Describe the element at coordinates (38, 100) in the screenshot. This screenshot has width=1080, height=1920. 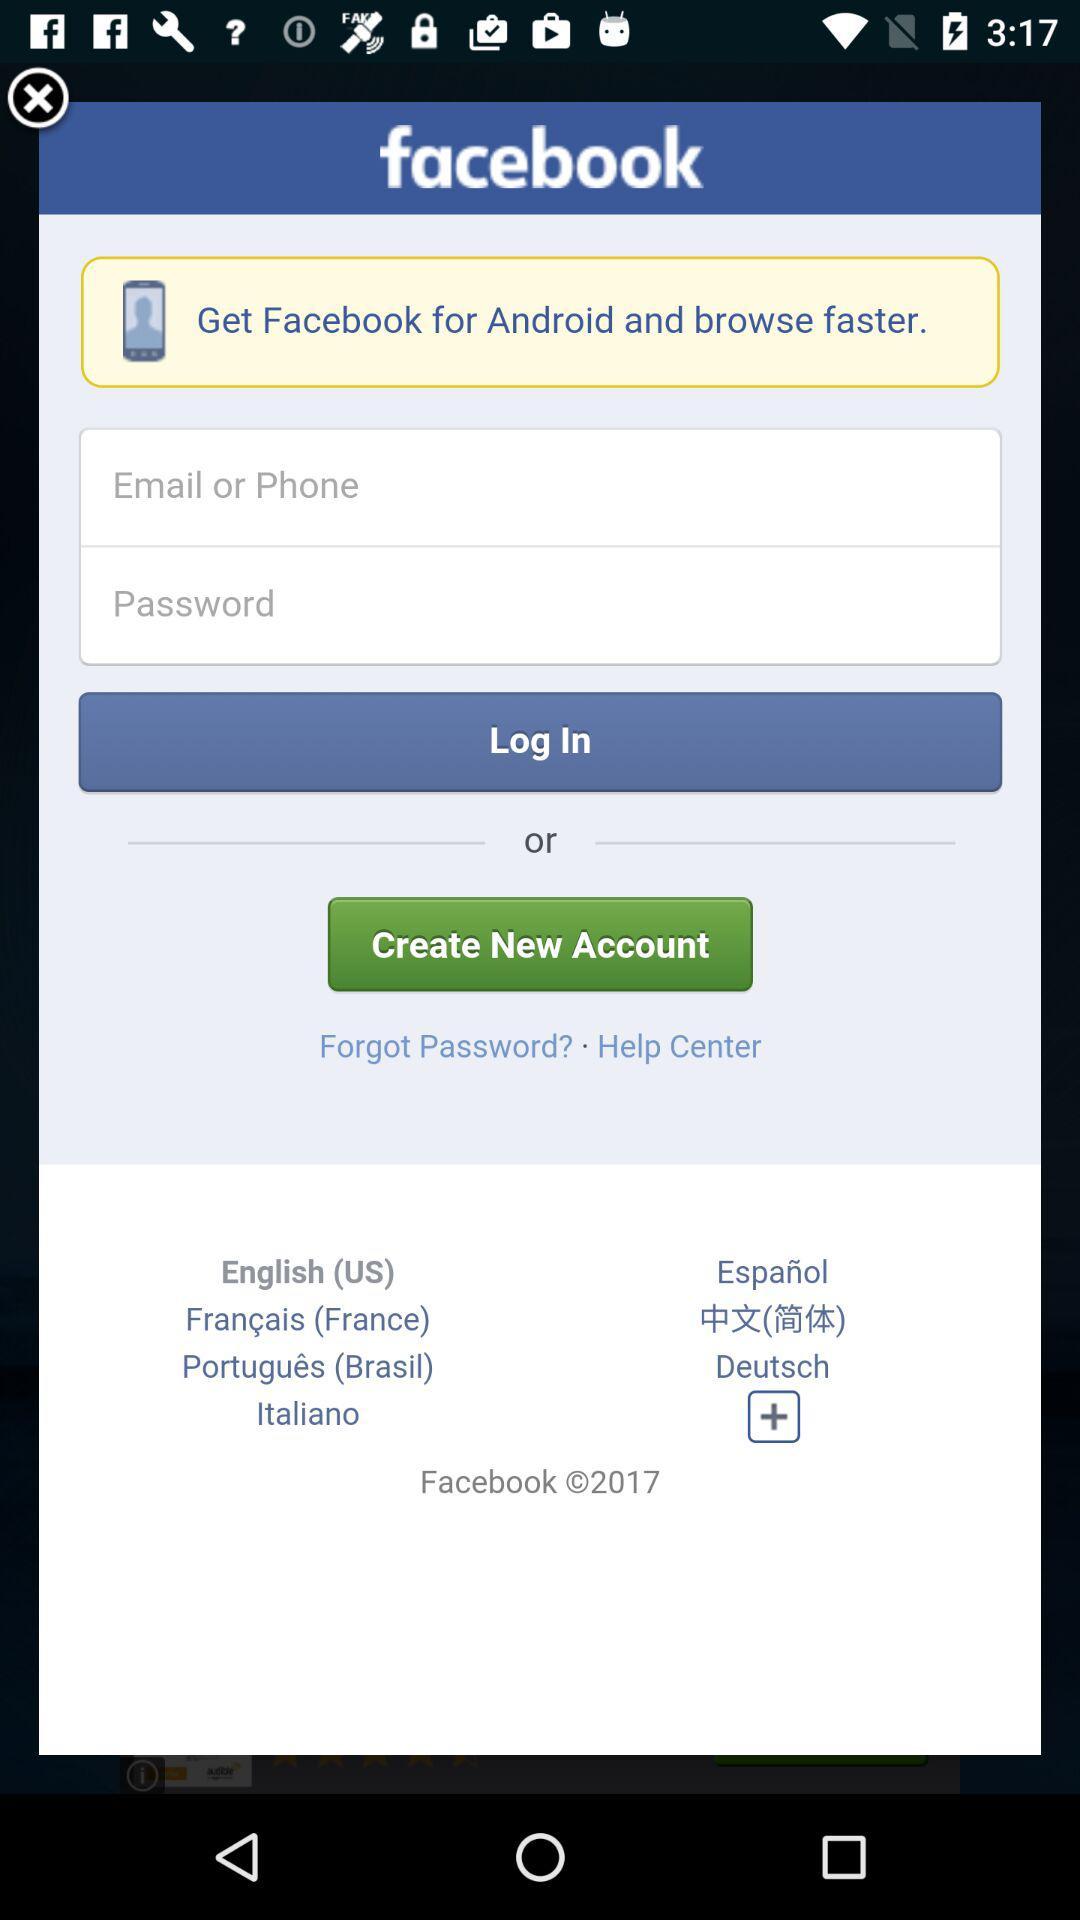
I see `this` at that location.